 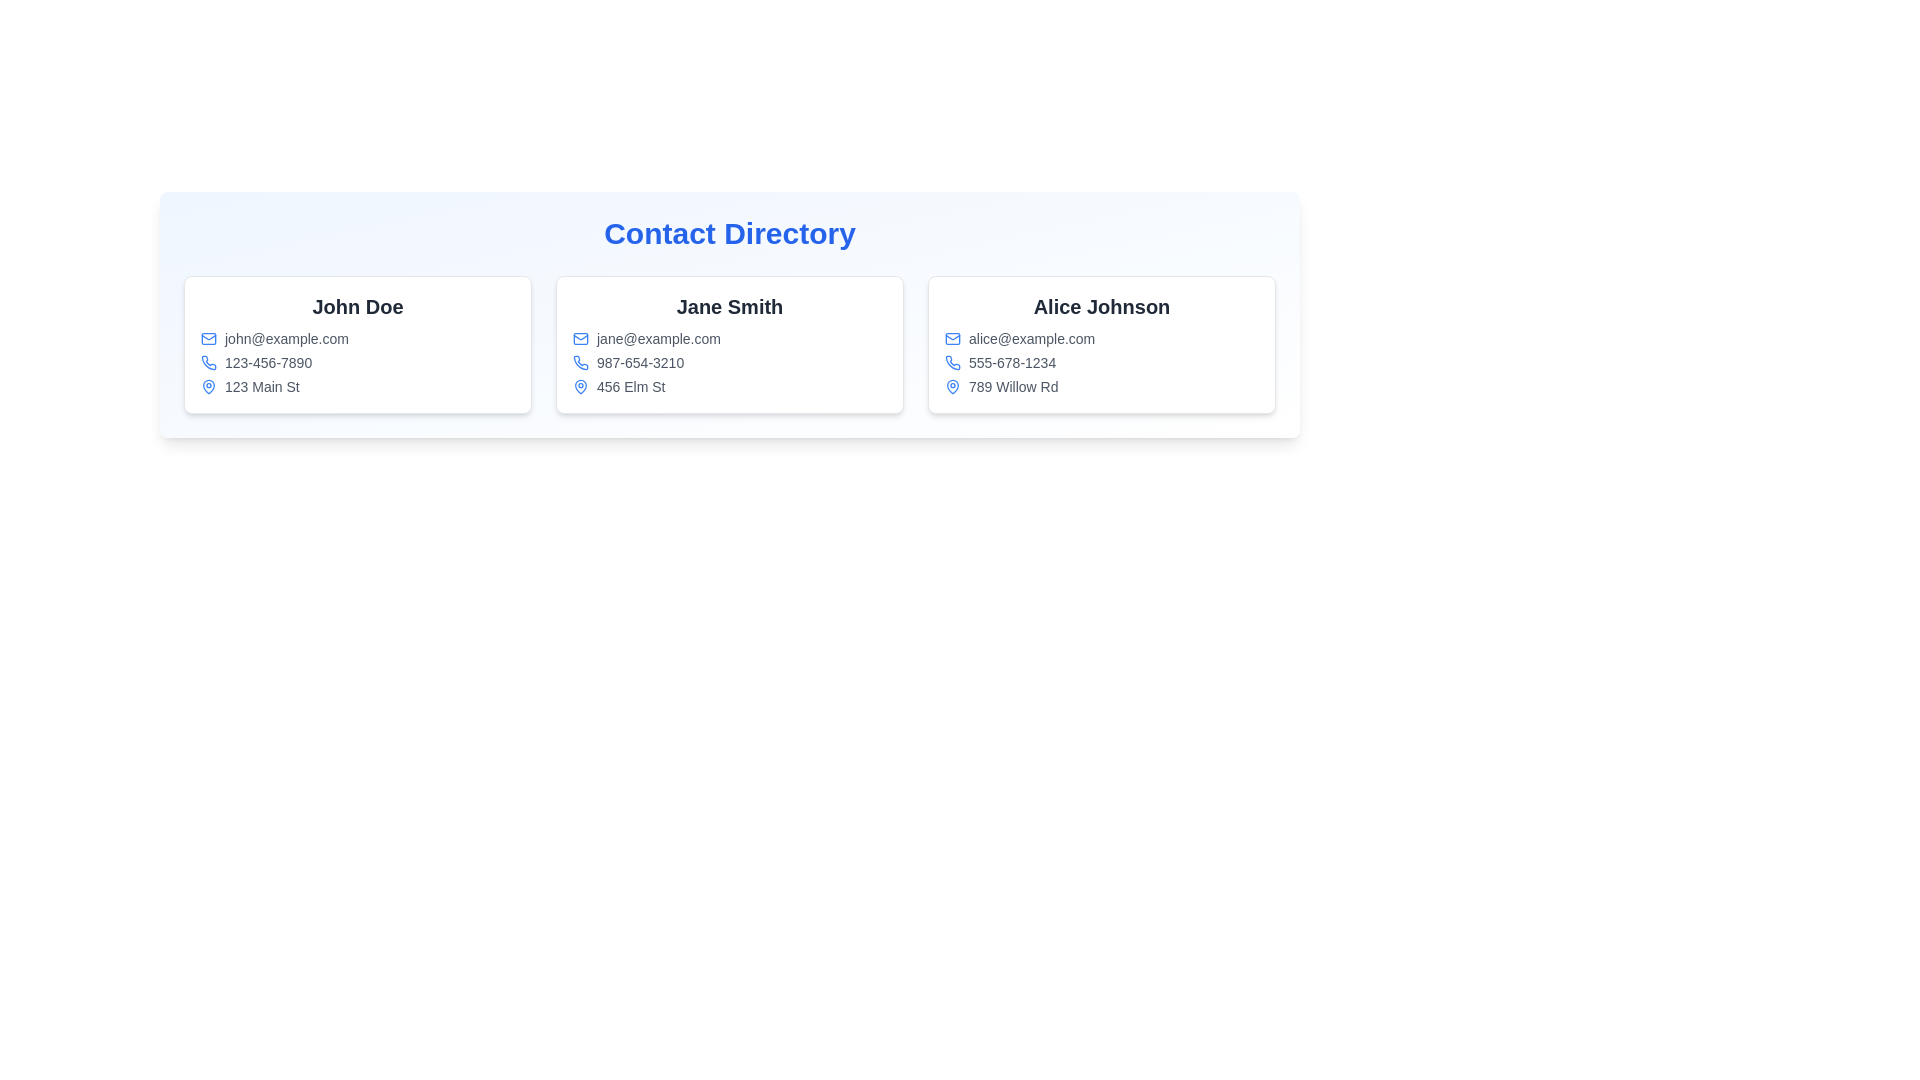 I want to click on the decorative SVG rectangle that is part of the envelope icon in Jane Smith's contact card, located to the left of the email address 'jane@example.com', so click(x=579, y=338).